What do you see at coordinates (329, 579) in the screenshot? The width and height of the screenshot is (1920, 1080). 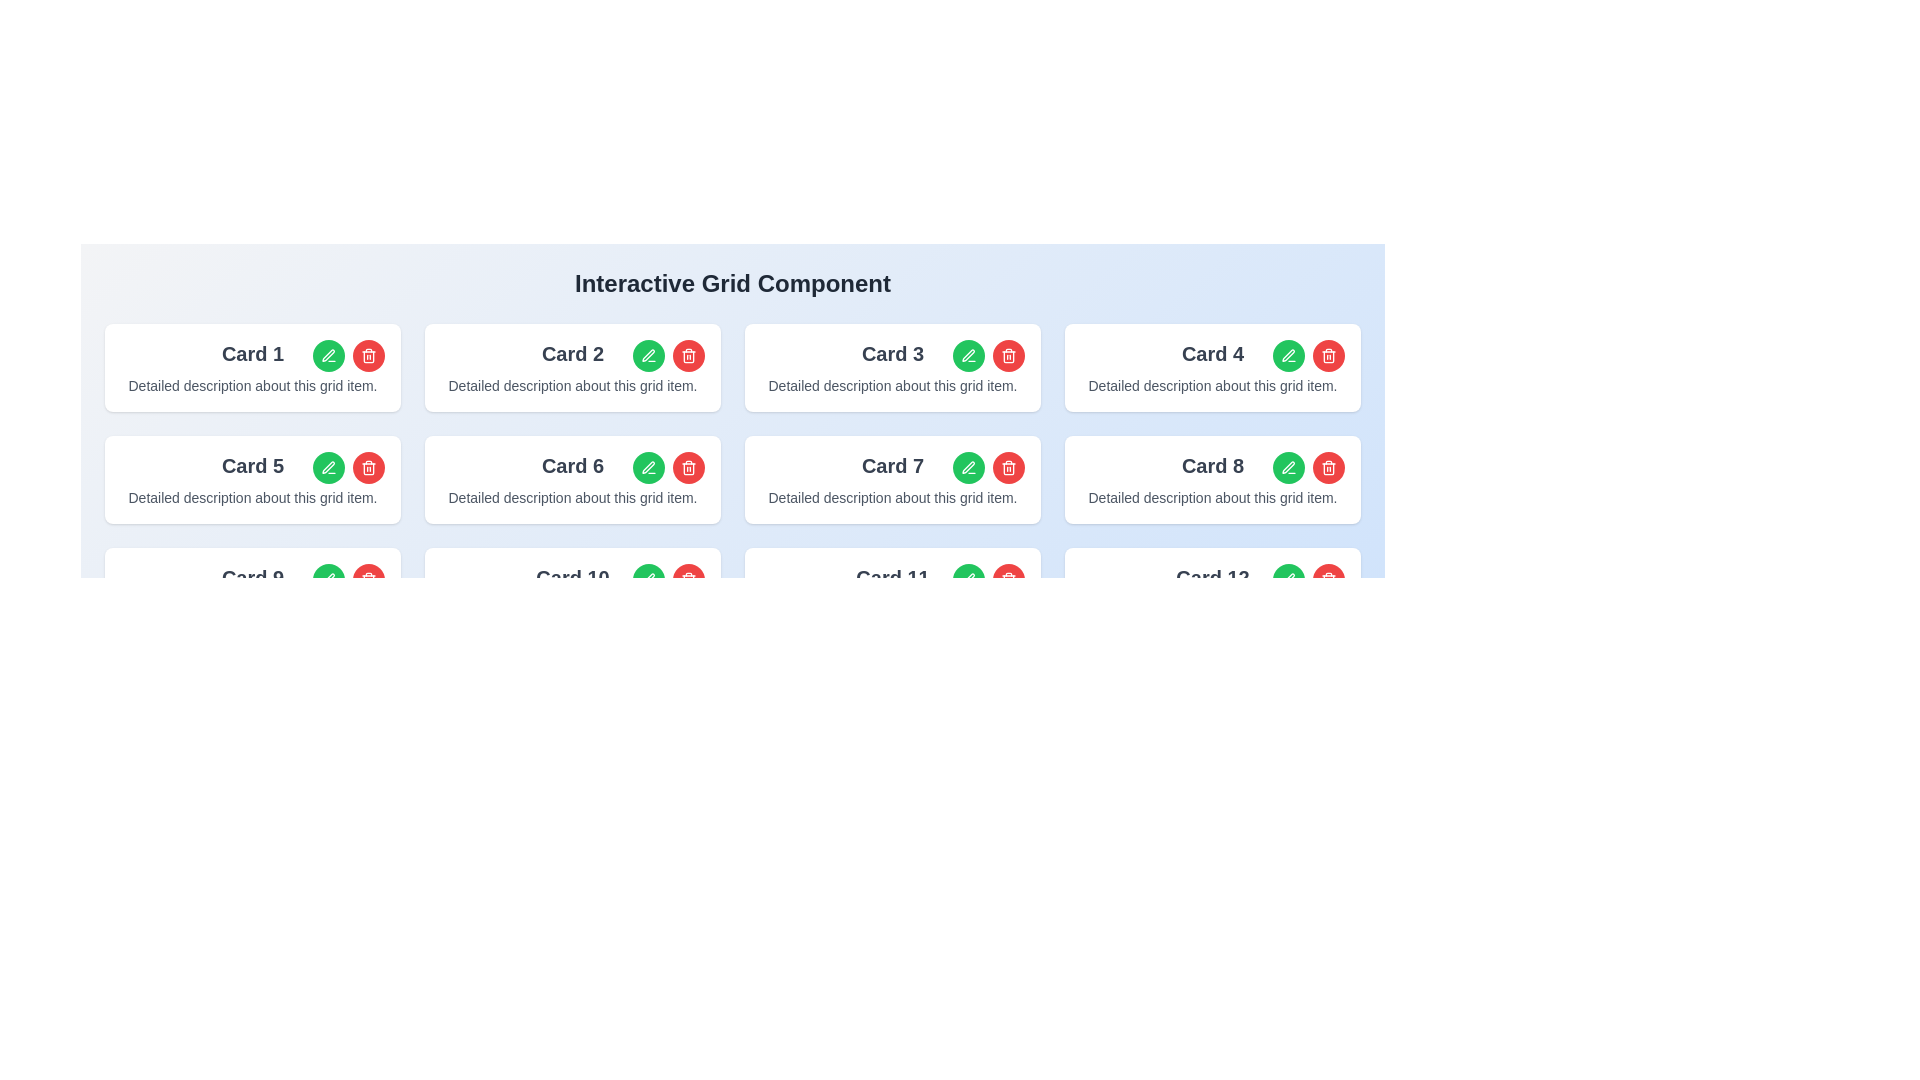 I see `the circular green button with a white pen icon located at the top-right corner of its card to change its background color to a darker green` at bounding box center [329, 579].